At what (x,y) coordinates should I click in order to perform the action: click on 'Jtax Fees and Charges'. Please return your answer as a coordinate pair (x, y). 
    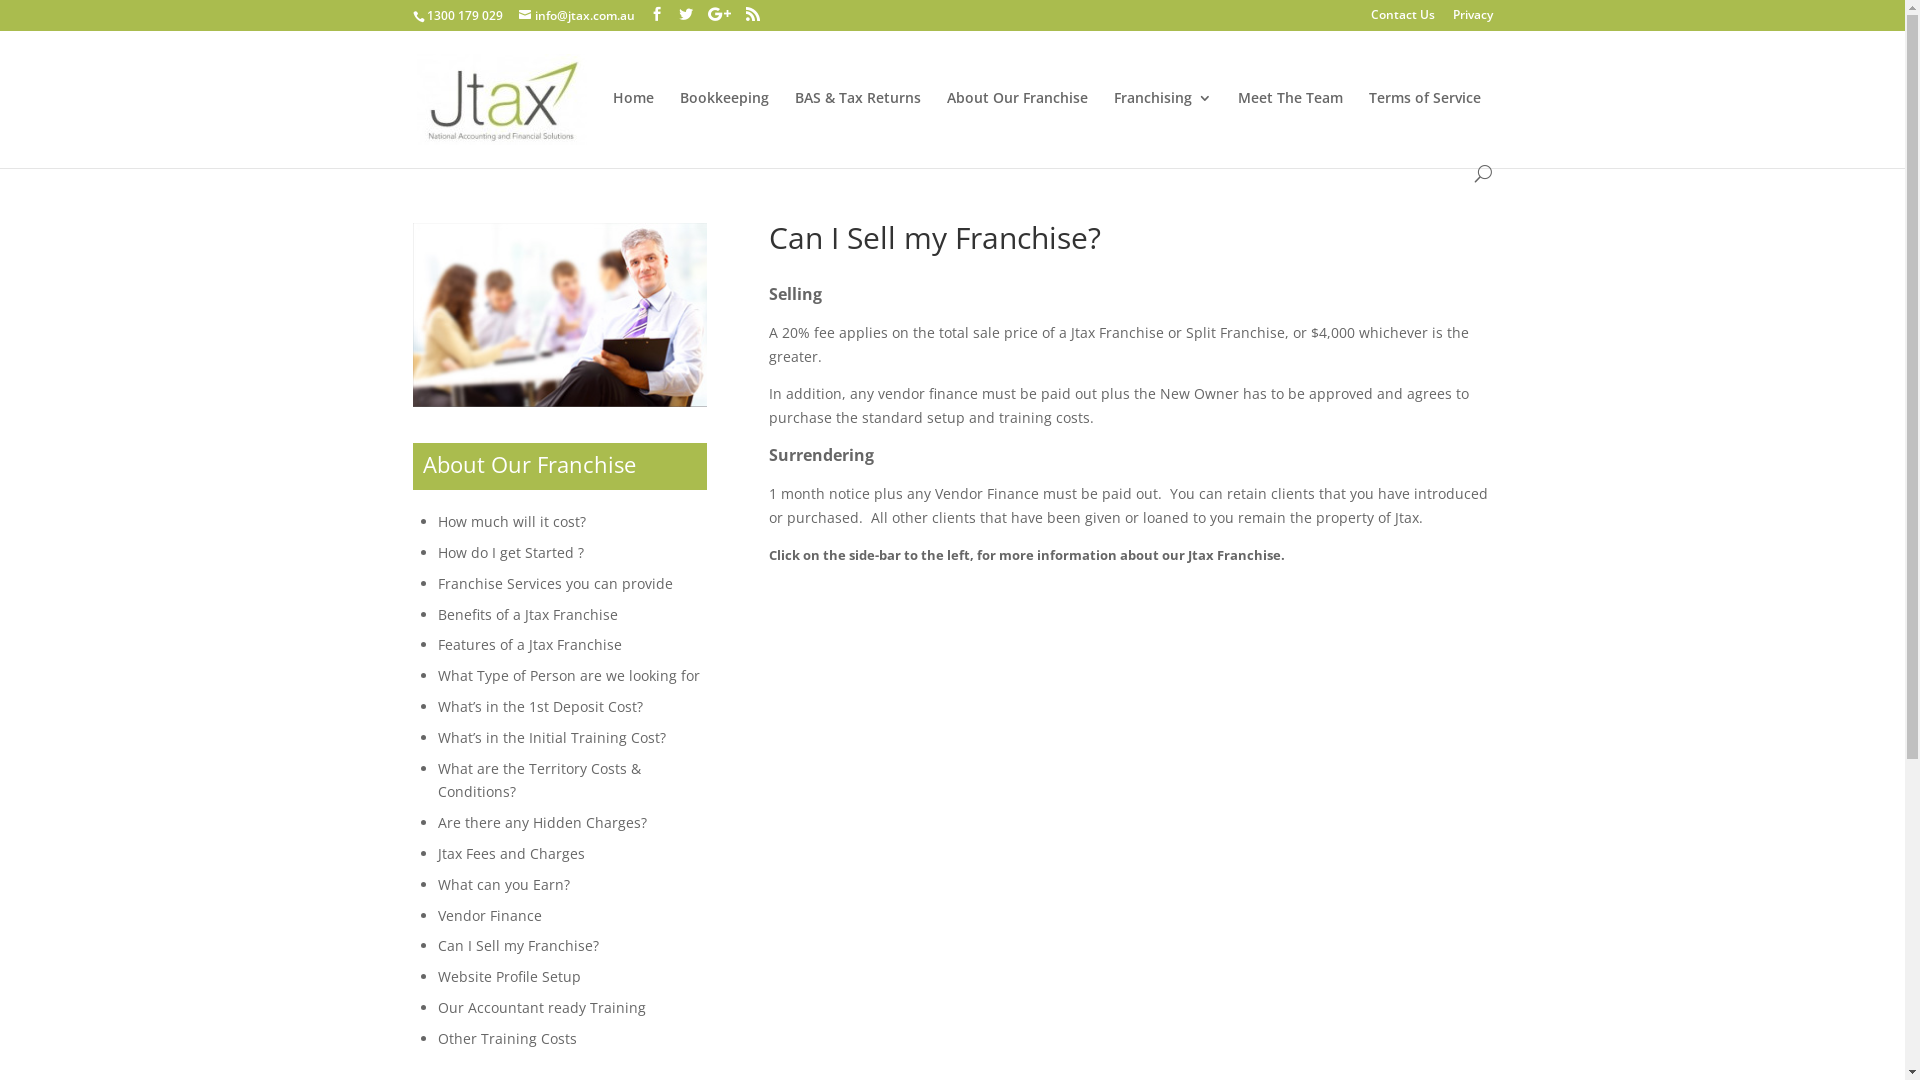
    Looking at the image, I should click on (511, 853).